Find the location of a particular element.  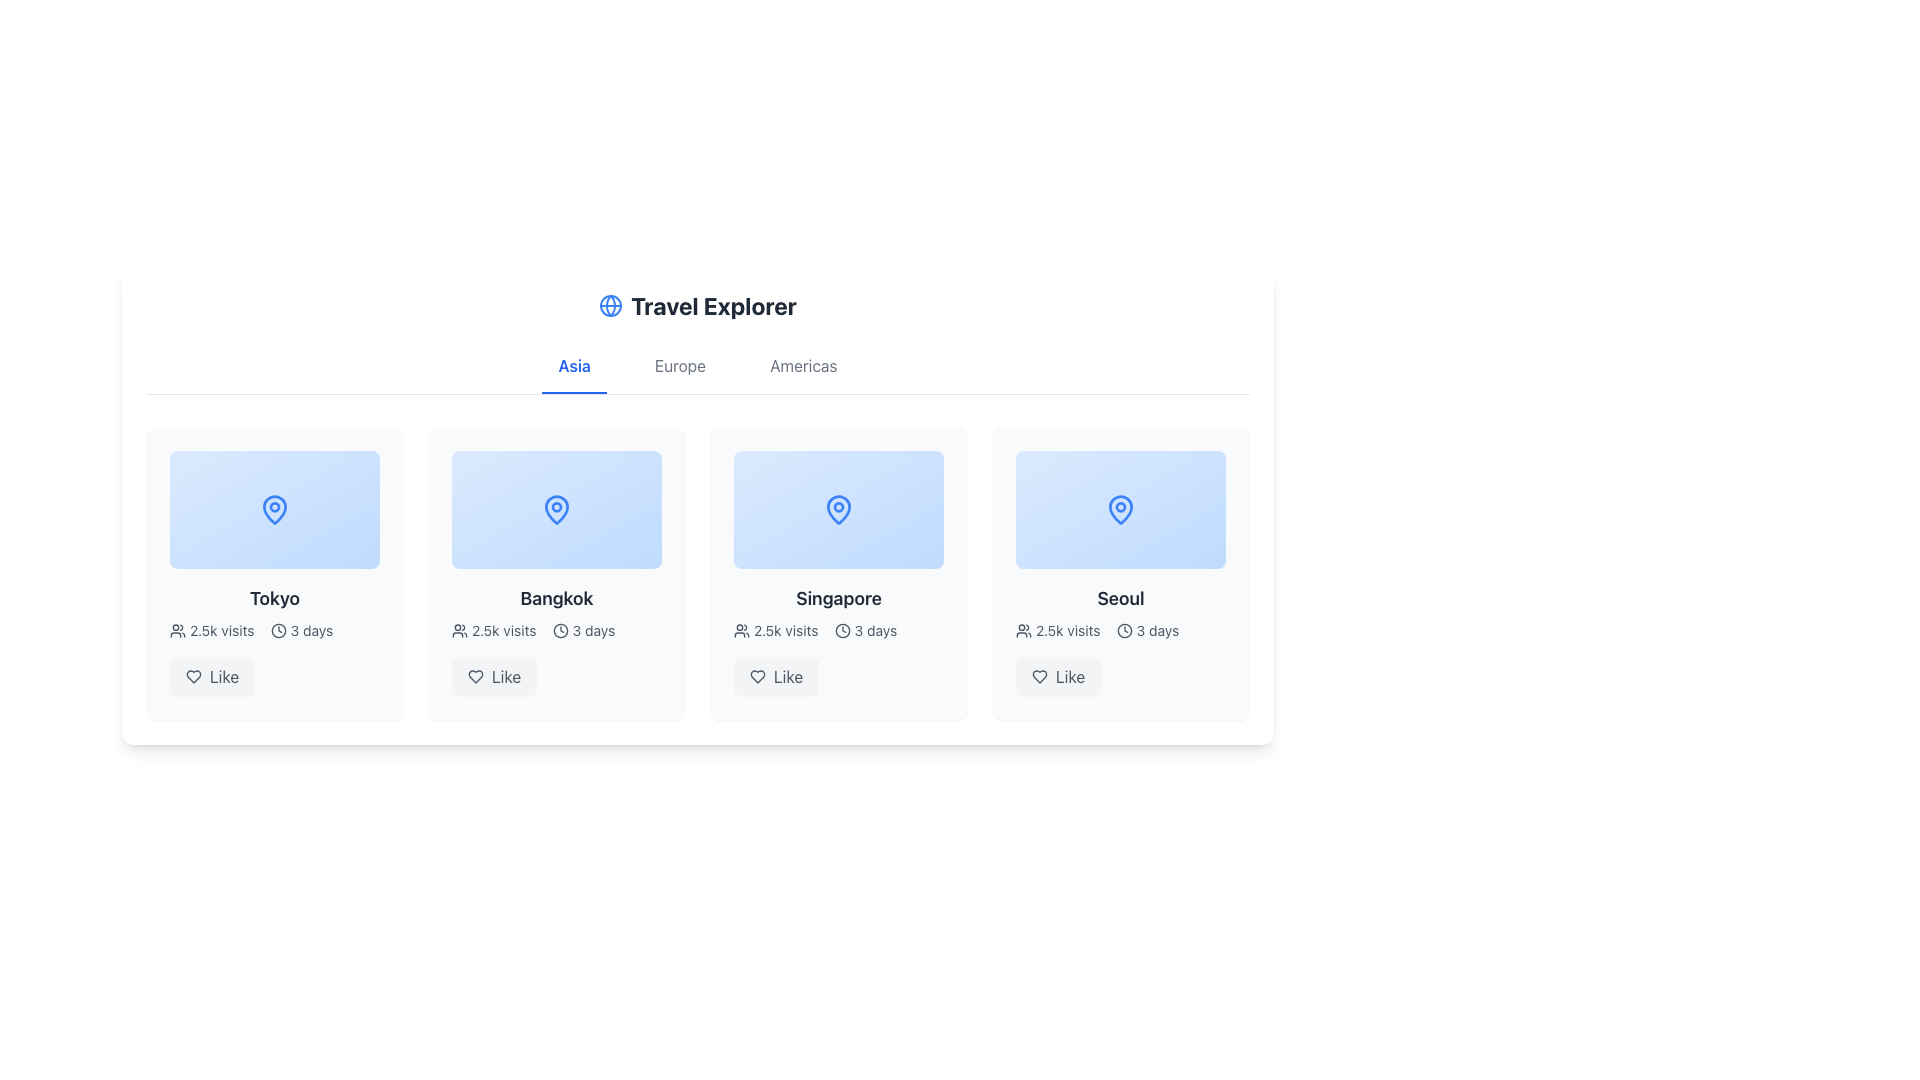

the static text label displaying '2.5k visits.' which is located beneath the image in the 'Tokyo' card in the 'Asia' tab is located at coordinates (222, 631).